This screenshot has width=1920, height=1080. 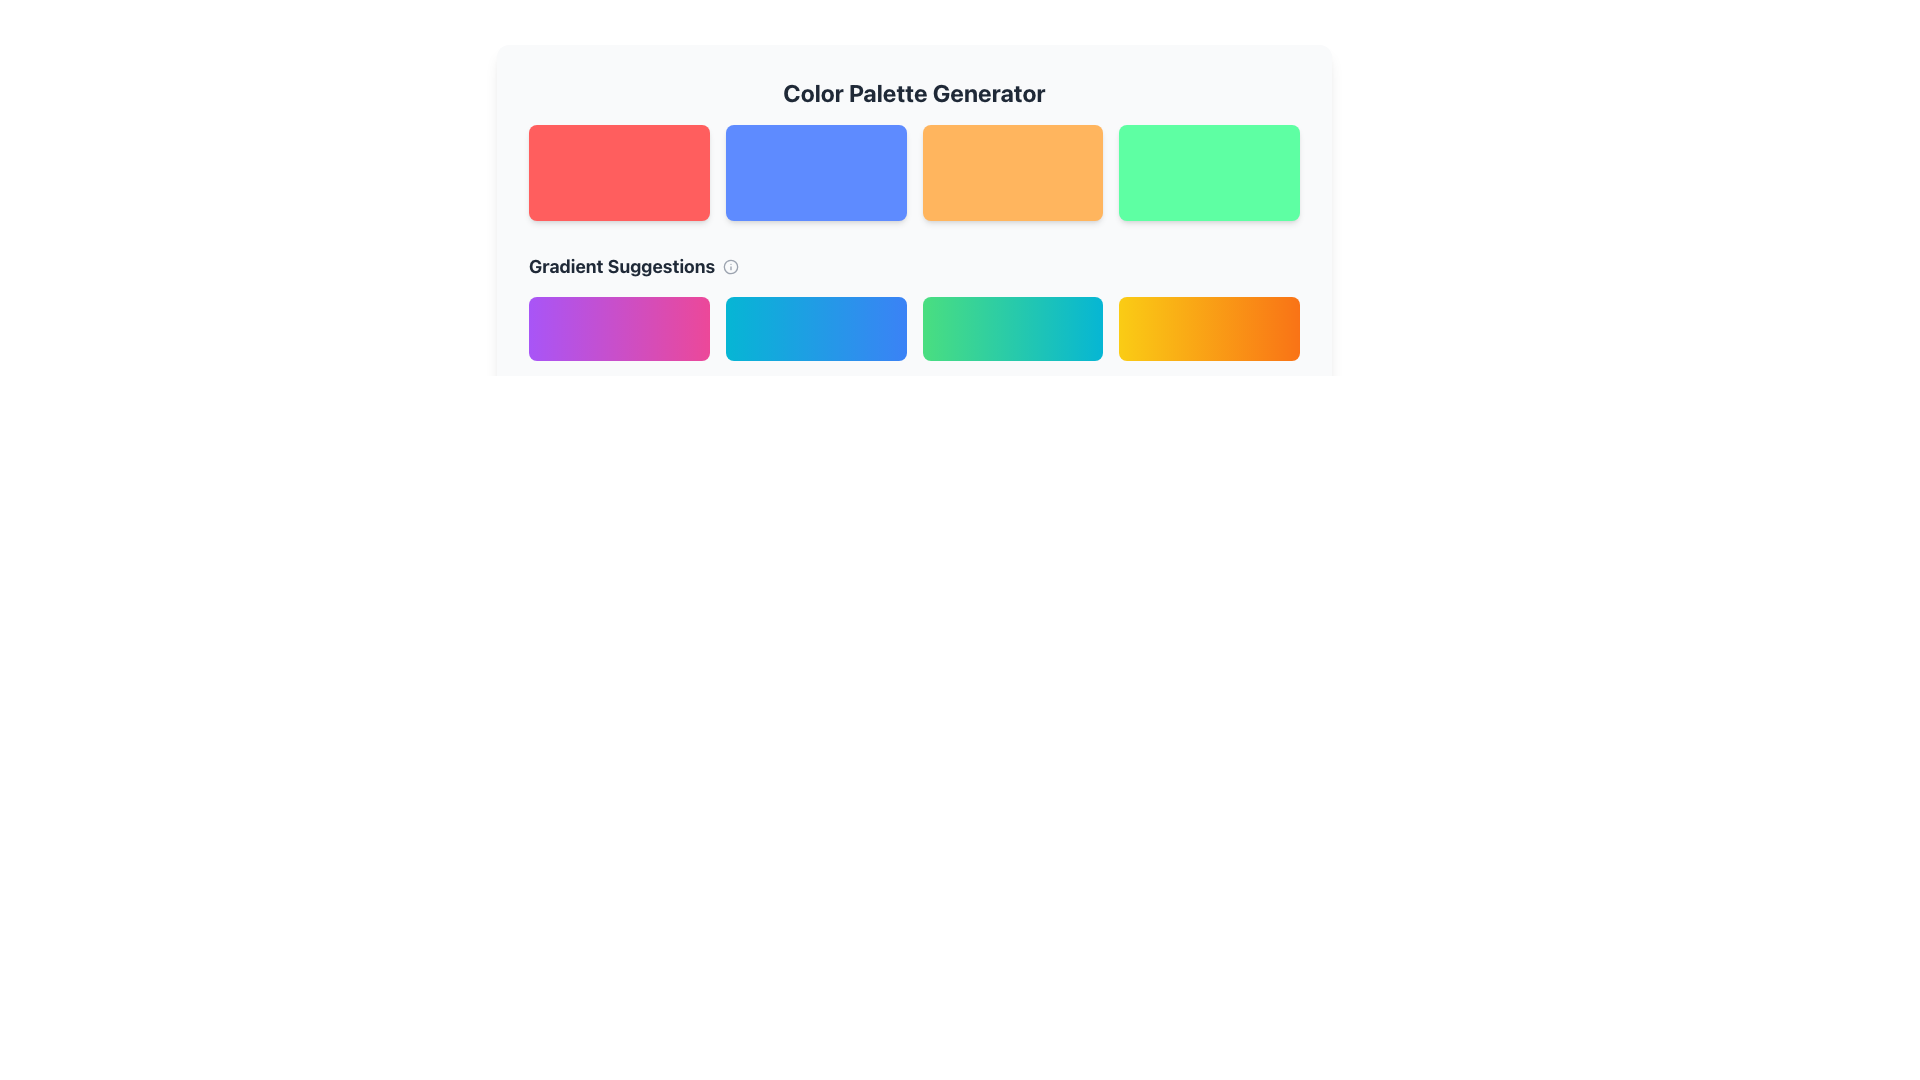 I want to click on the small circular gray information icon located to the right of the text 'Gradient Suggestions', so click(x=730, y=265).